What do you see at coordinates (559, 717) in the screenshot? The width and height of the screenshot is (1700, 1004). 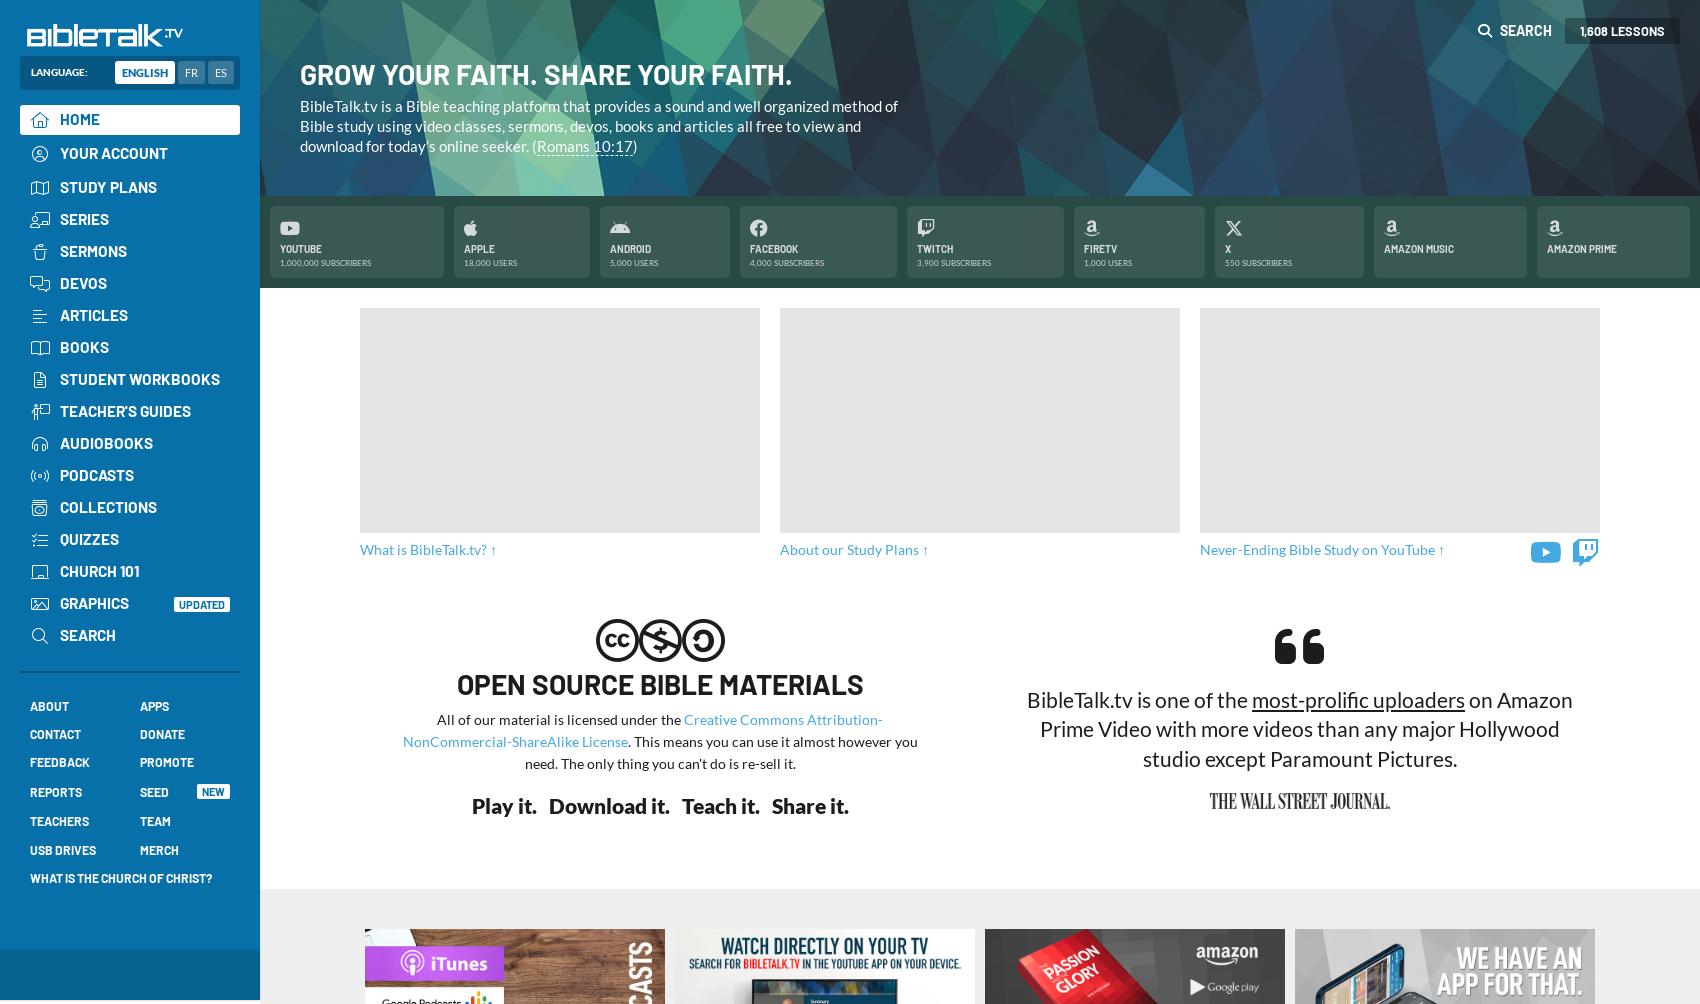 I see `'All of our material is licensed under the'` at bounding box center [559, 717].